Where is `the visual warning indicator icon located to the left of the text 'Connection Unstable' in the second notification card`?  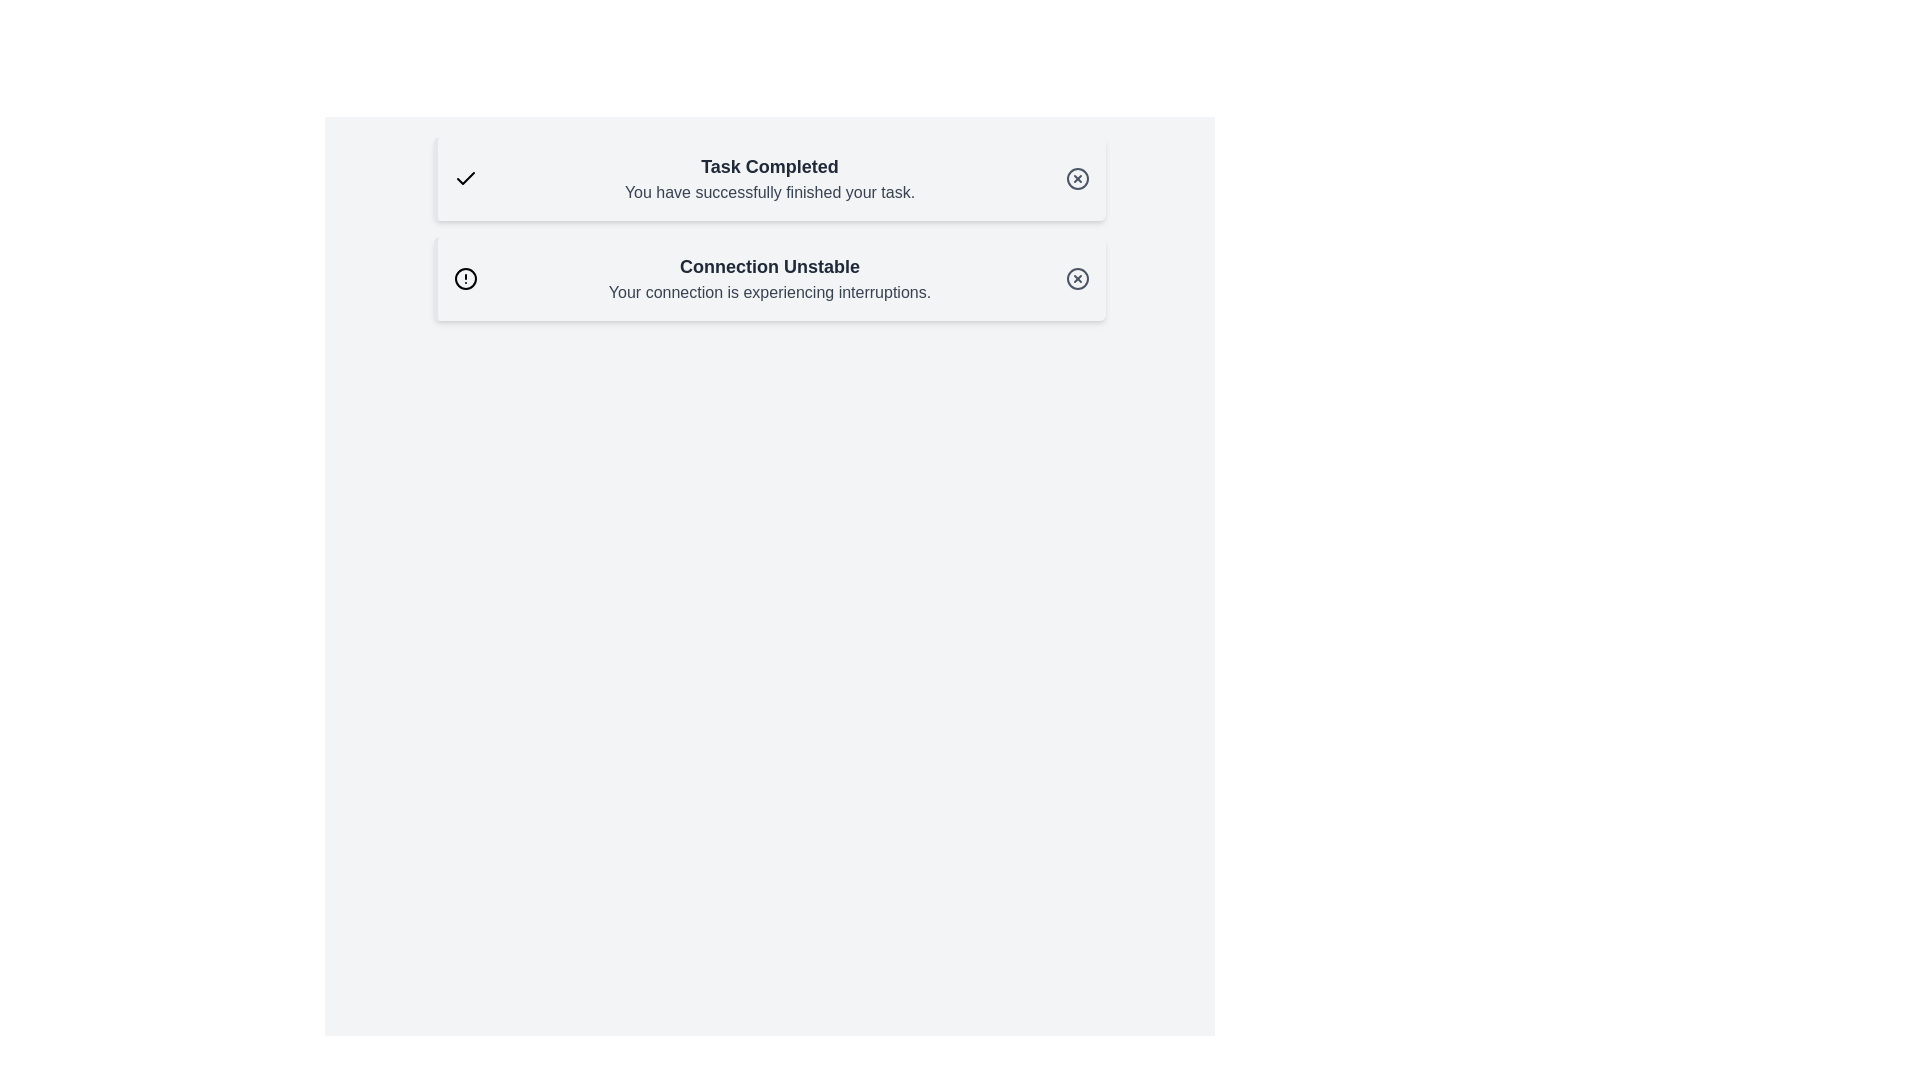
the visual warning indicator icon located to the left of the text 'Connection Unstable' in the second notification card is located at coordinates (464, 278).